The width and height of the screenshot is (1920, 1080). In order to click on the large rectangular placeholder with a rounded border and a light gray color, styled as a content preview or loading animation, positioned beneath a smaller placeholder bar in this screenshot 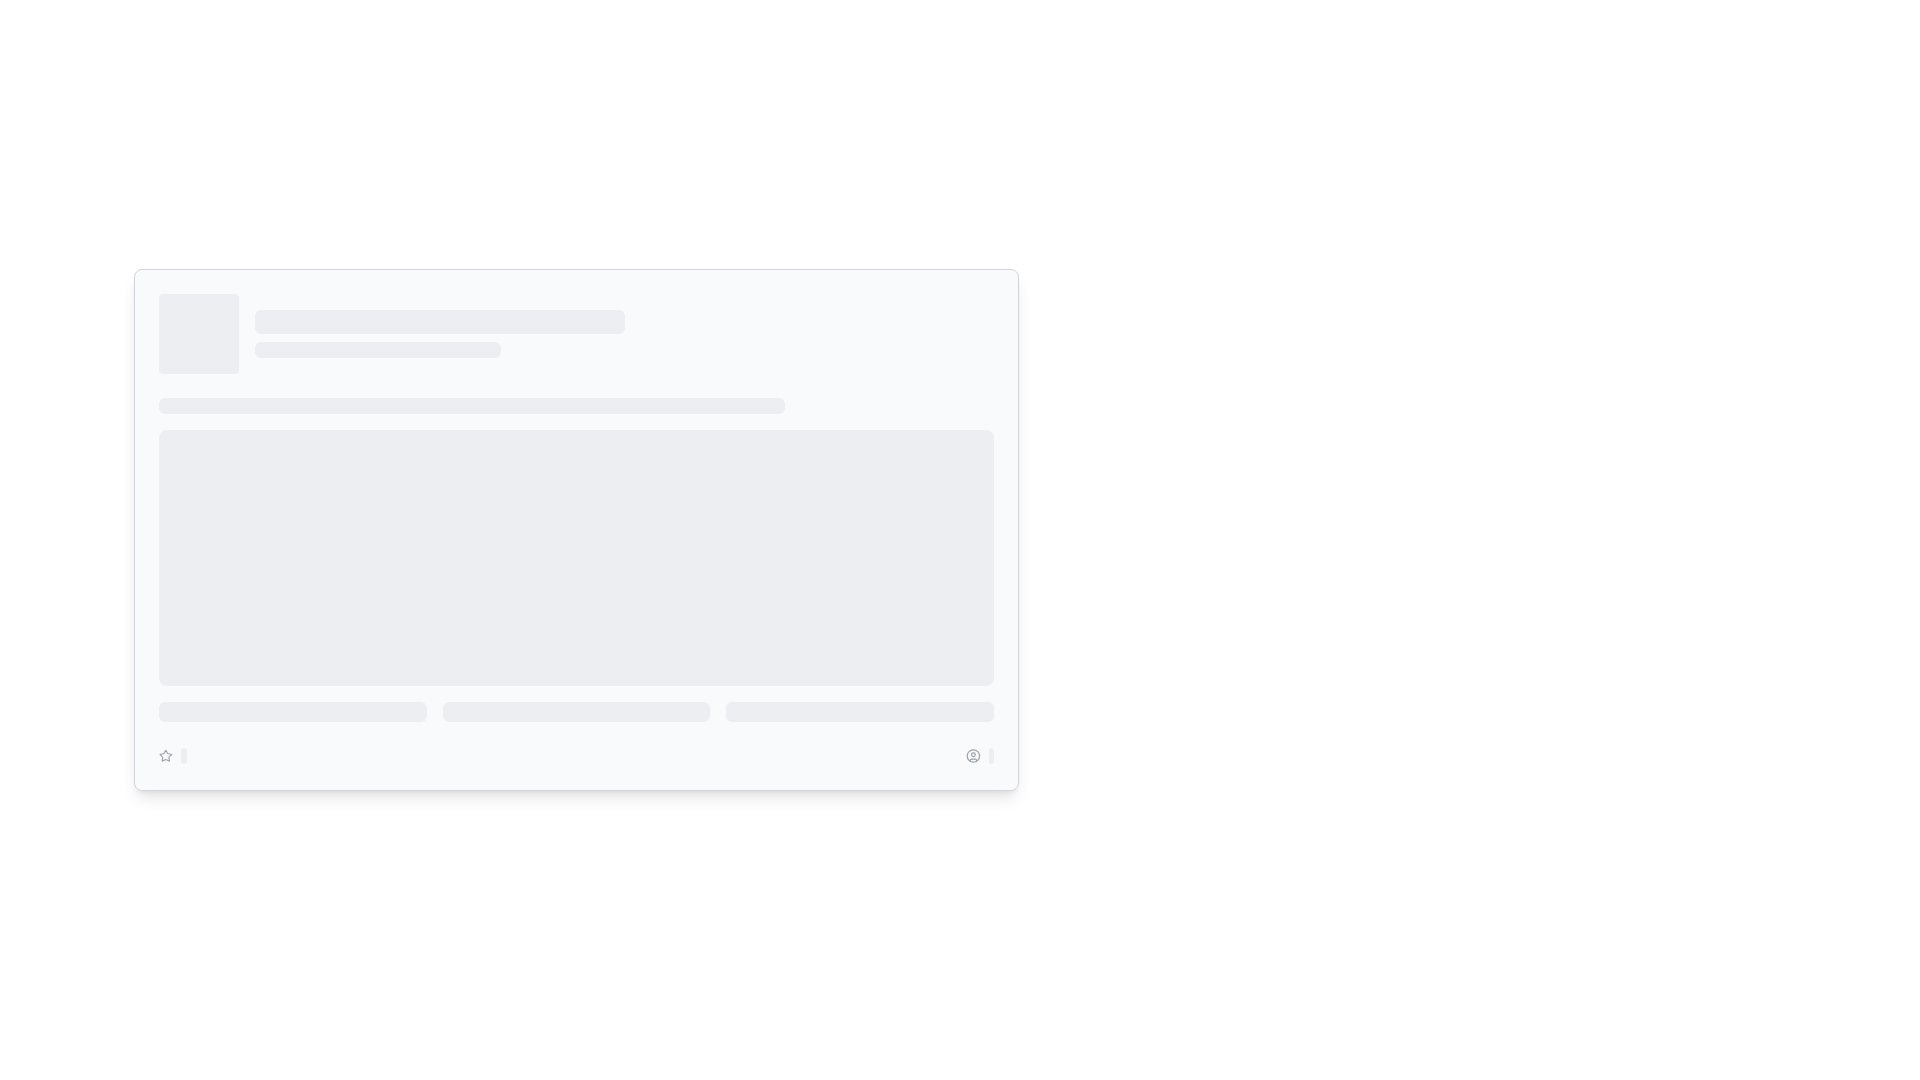, I will do `click(575, 558)`.